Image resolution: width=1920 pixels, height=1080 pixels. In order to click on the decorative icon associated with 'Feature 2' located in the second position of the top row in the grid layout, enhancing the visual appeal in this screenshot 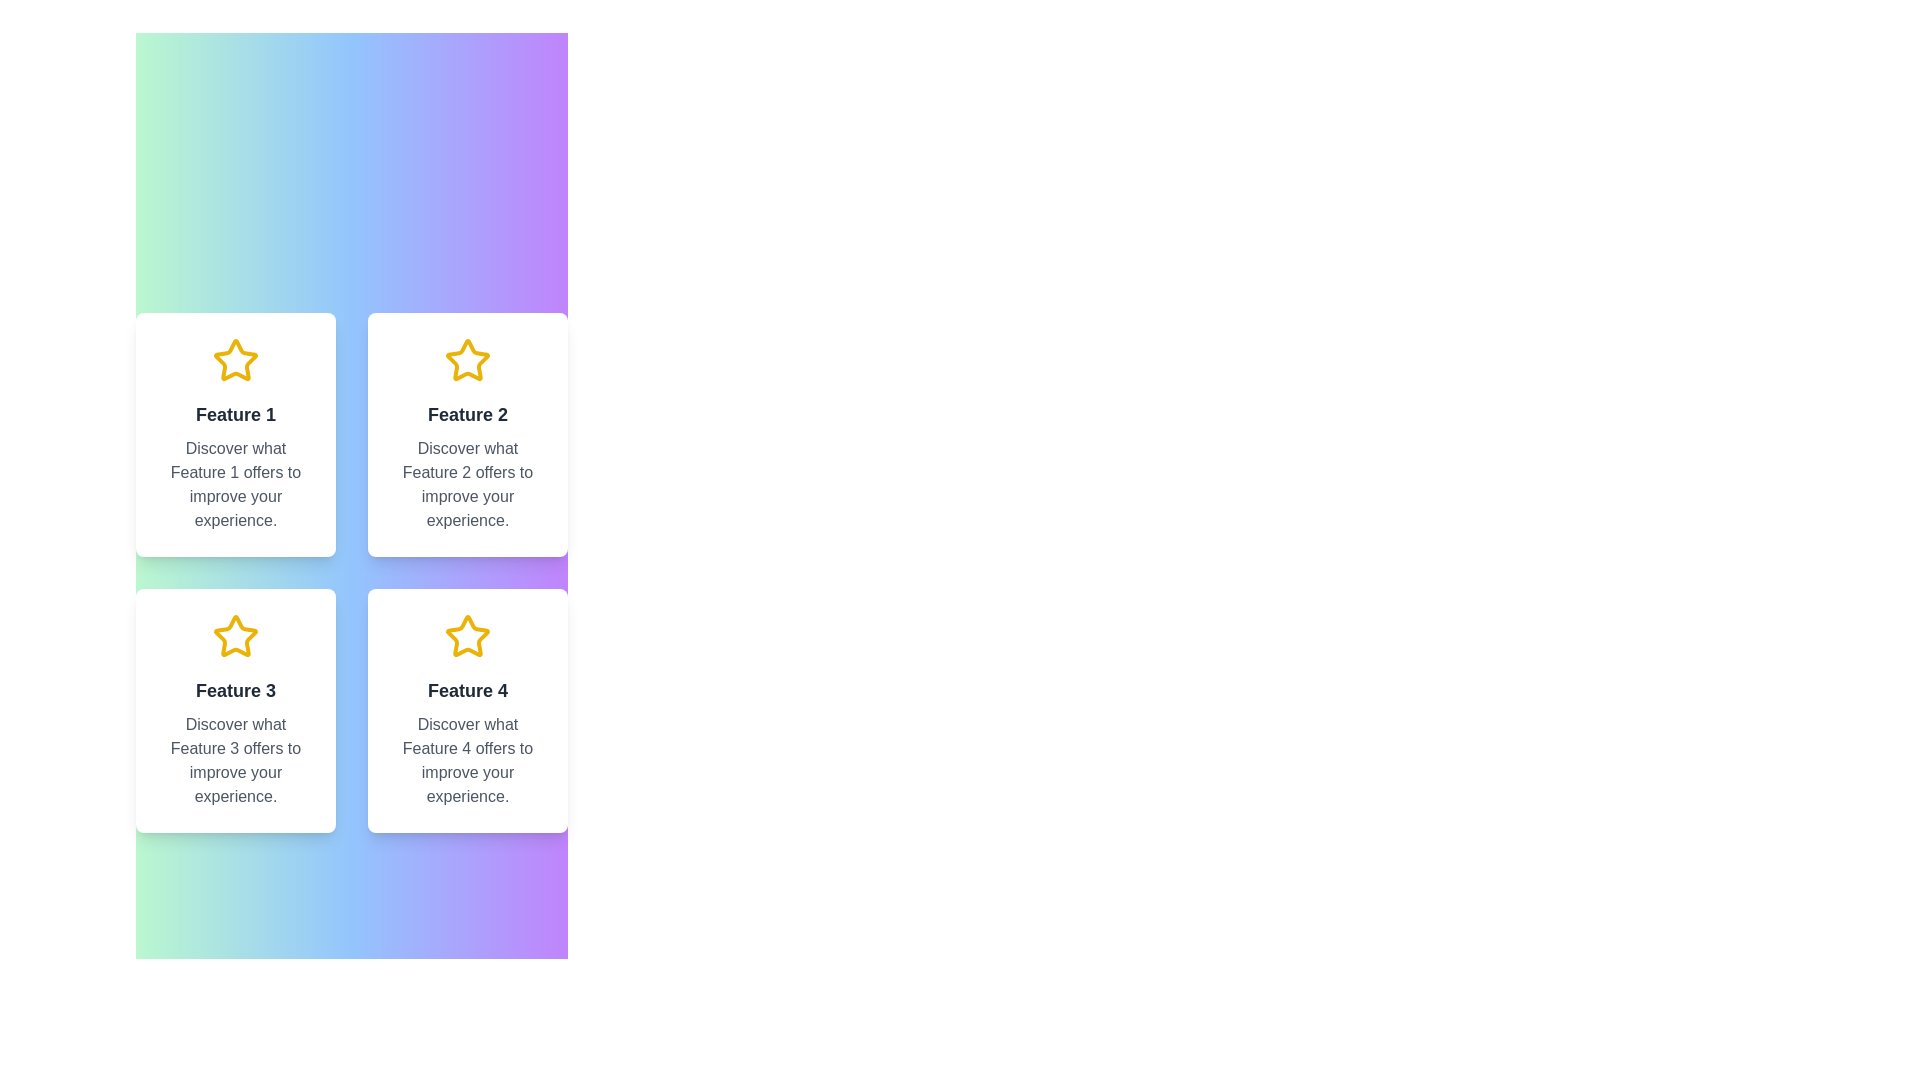, I will do `click(466, 360)`.